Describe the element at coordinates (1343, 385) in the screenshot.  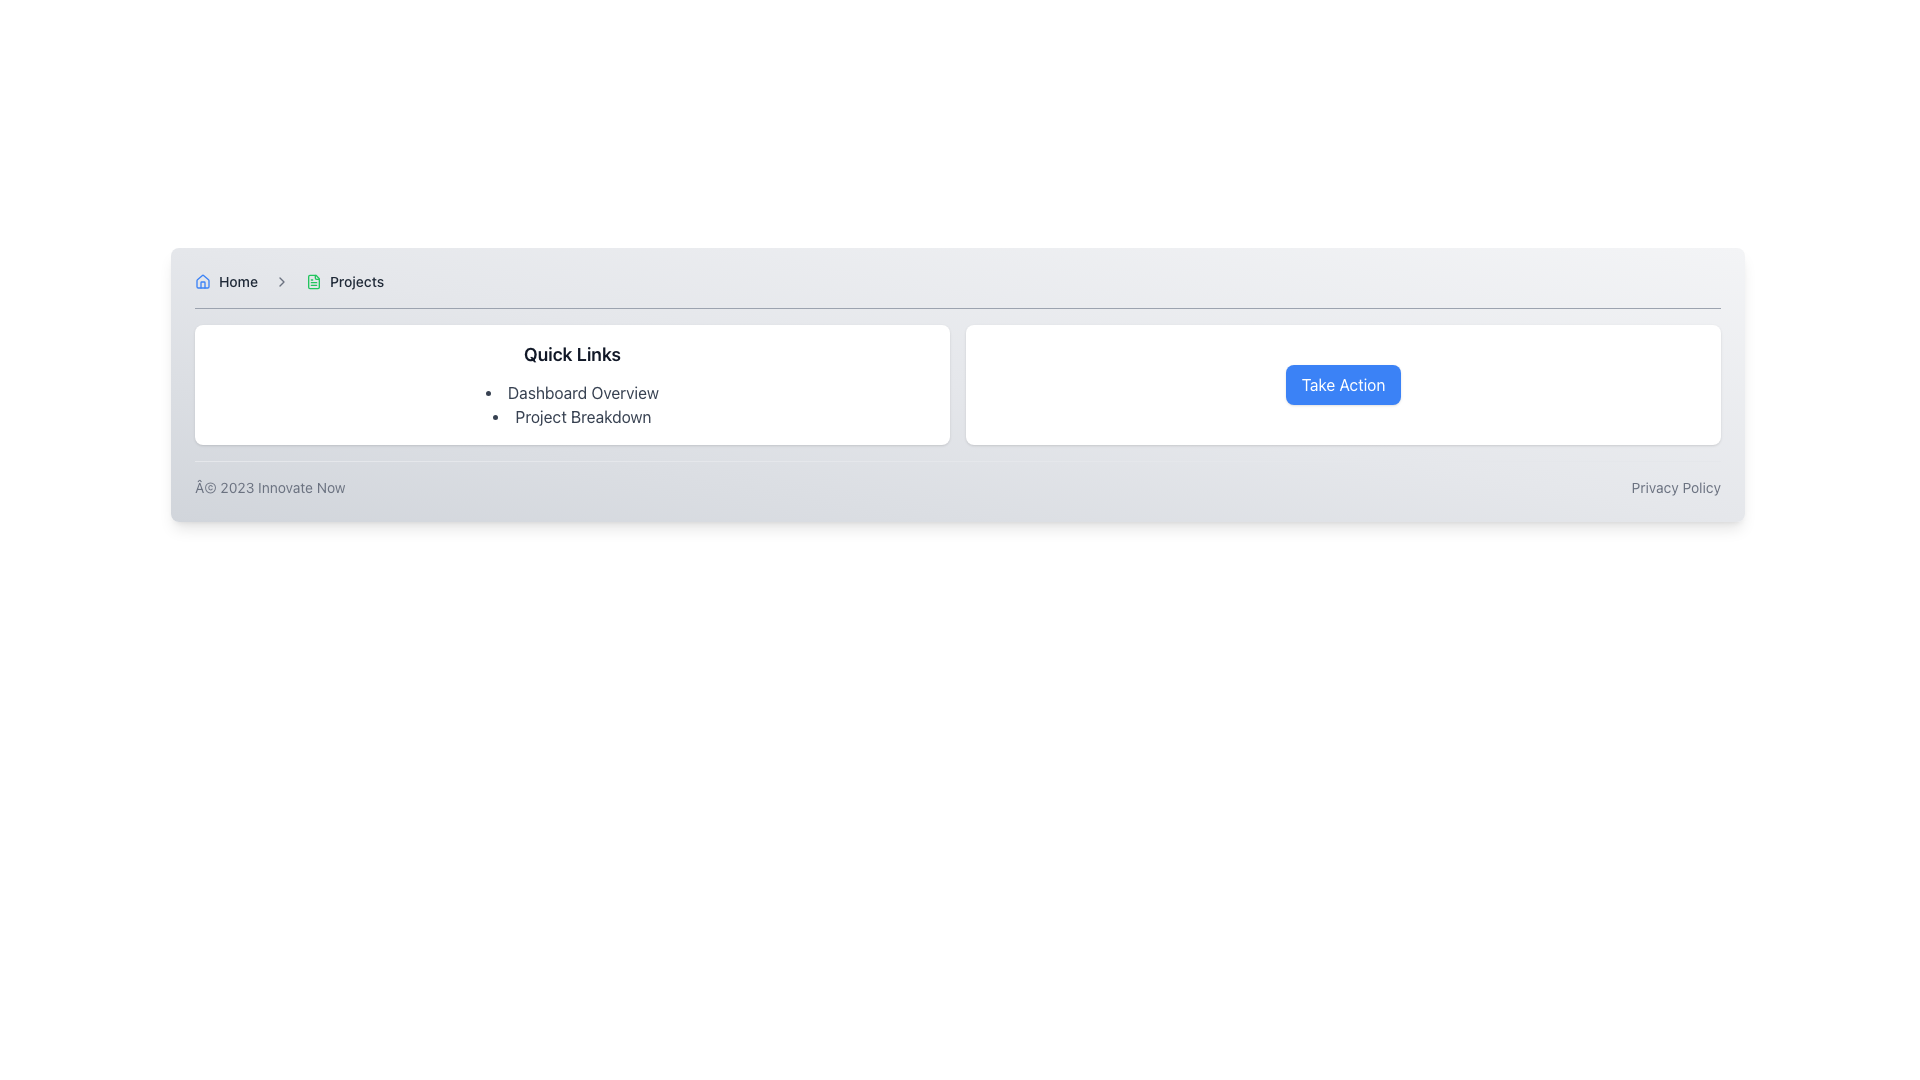
I see `the rectangular button with rounded corners that has a blue background and white text saying 'Take Action' to observe the color change` at that location.